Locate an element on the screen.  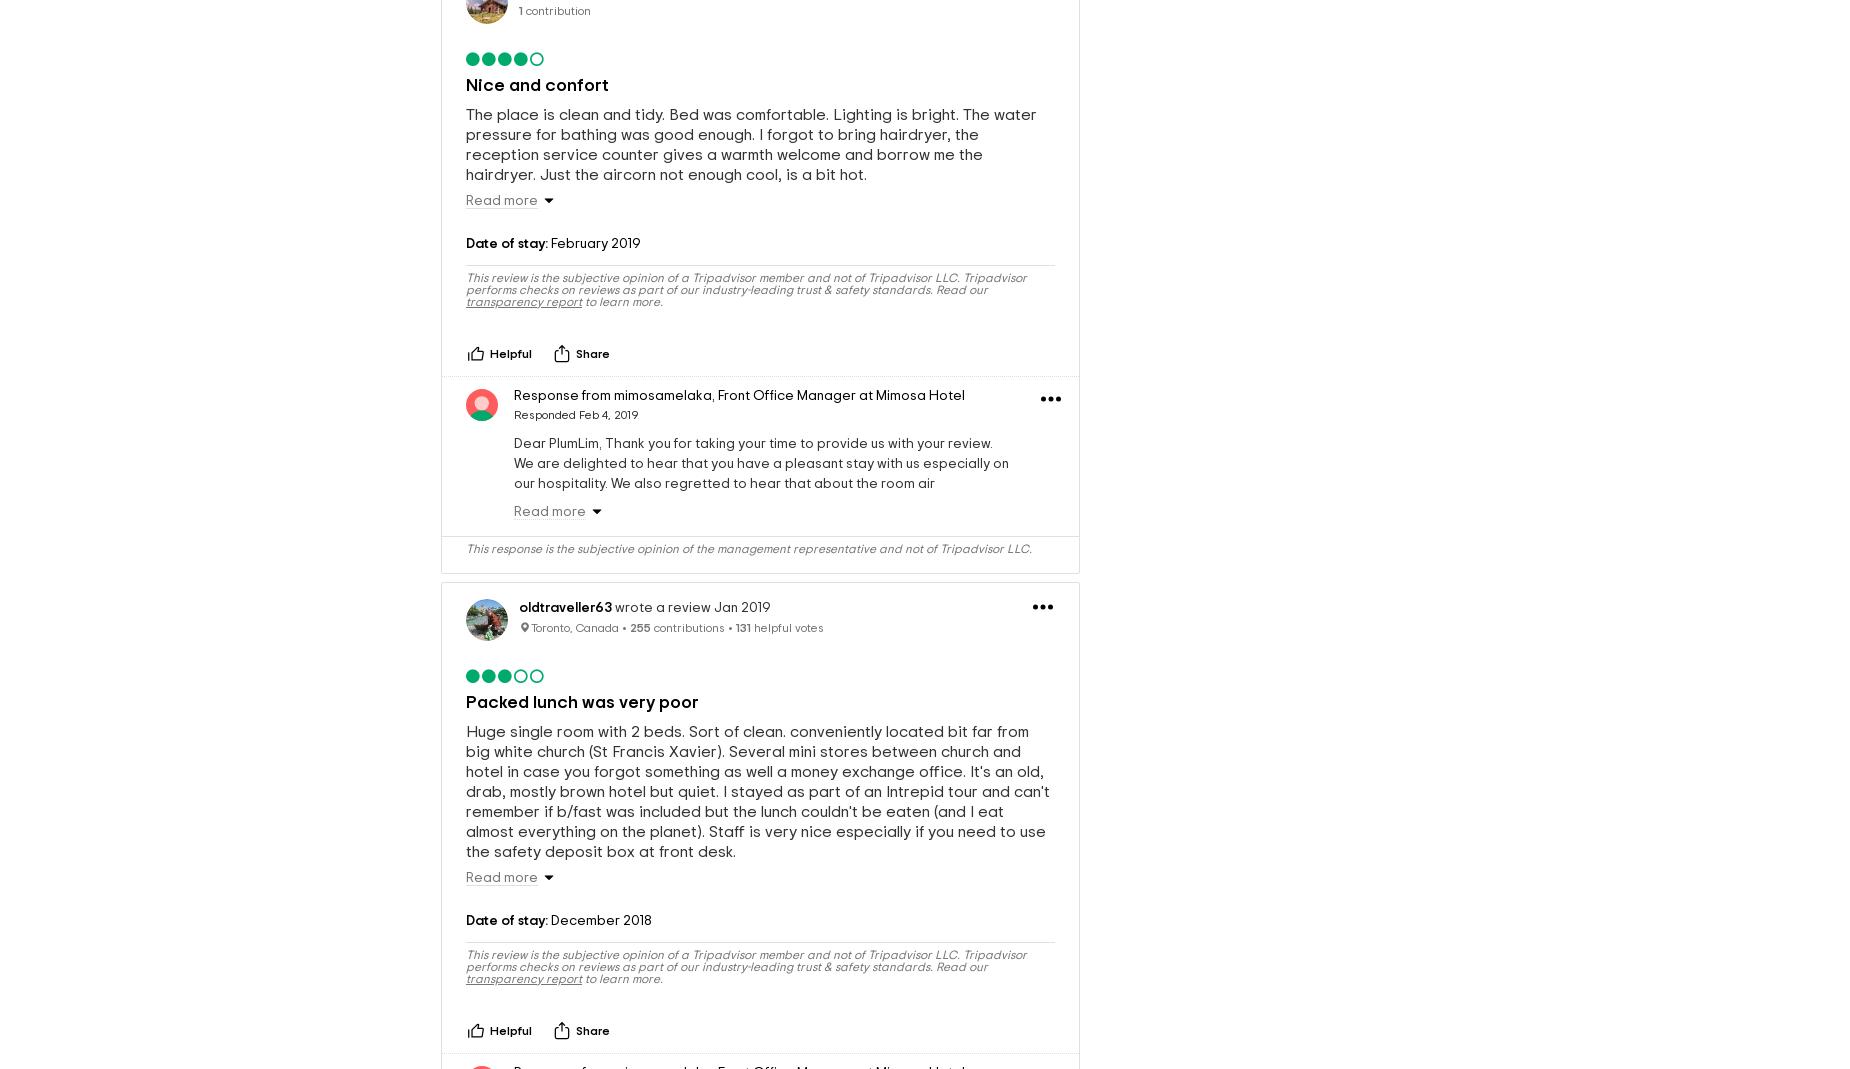
'Toronto, Canada' is located at coordinates (530, 626).